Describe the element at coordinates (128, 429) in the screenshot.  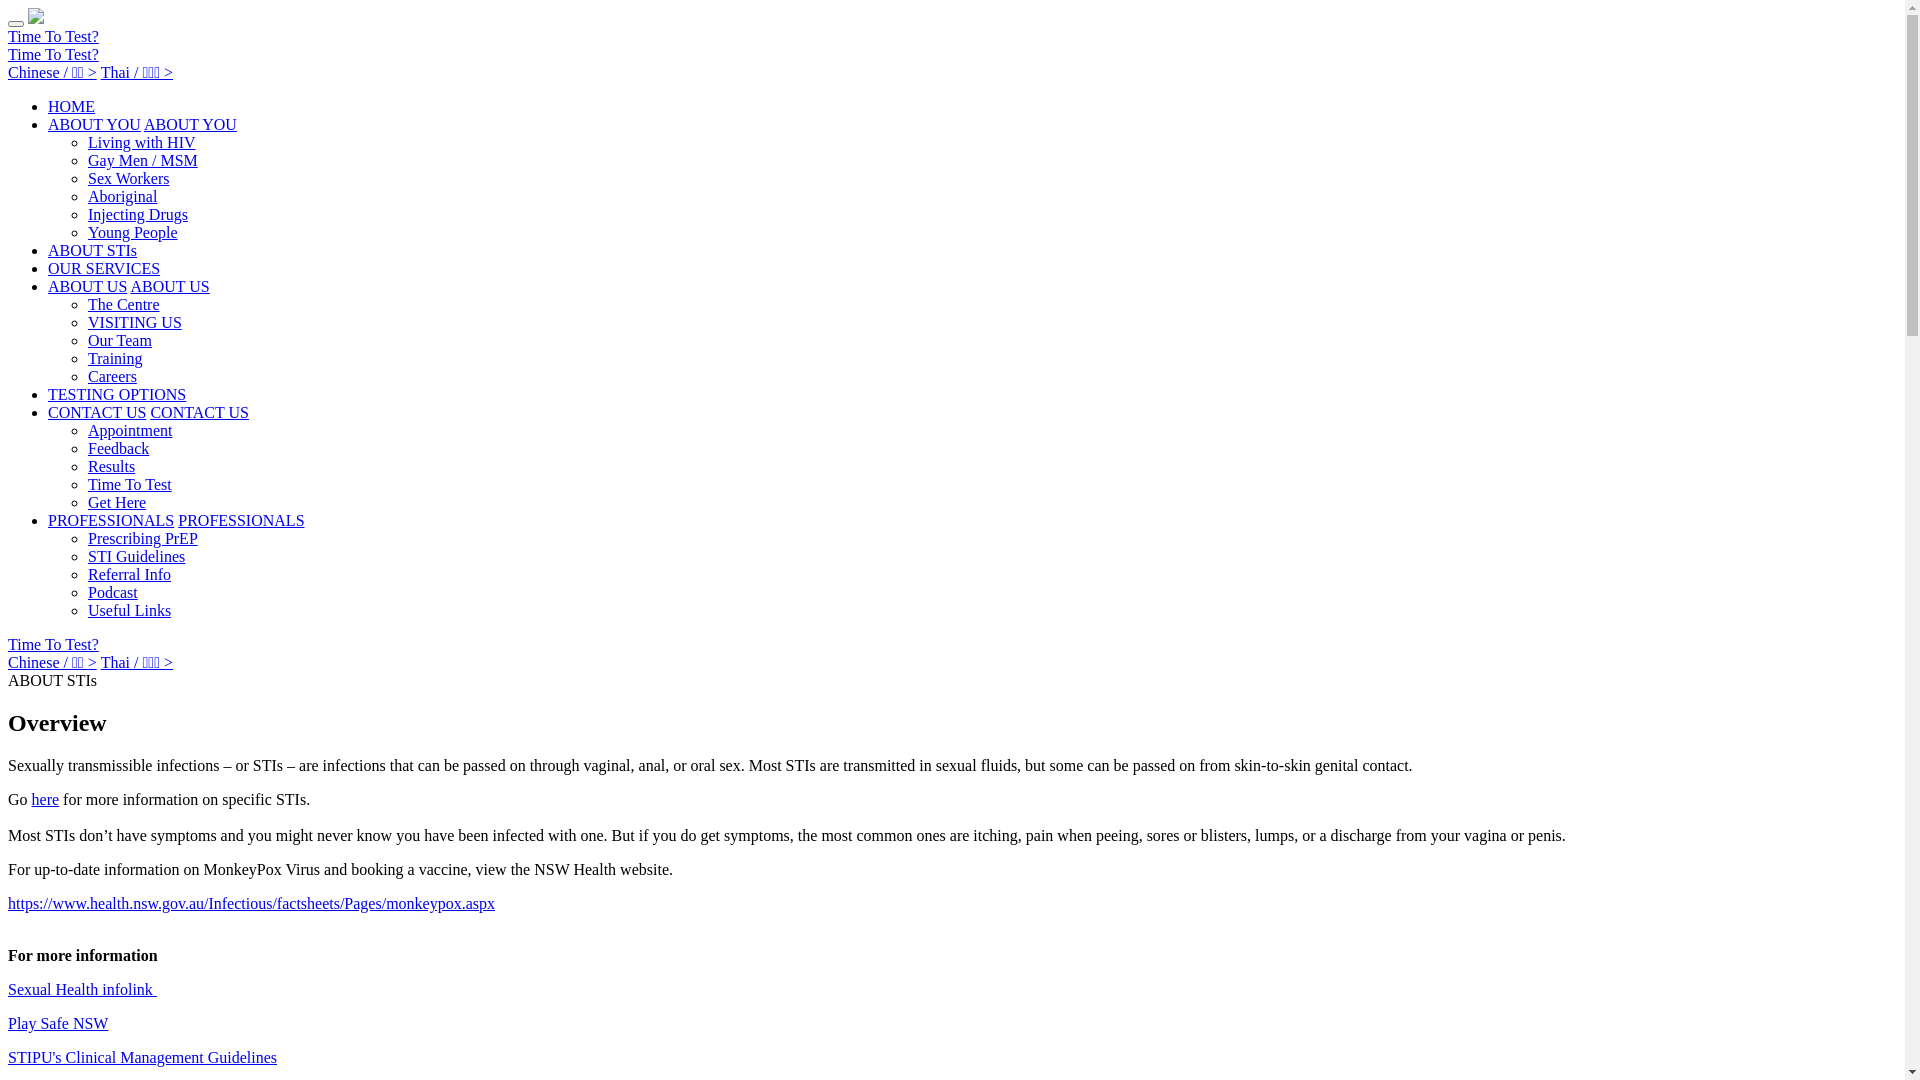
I see `'Appointment'` at that location.